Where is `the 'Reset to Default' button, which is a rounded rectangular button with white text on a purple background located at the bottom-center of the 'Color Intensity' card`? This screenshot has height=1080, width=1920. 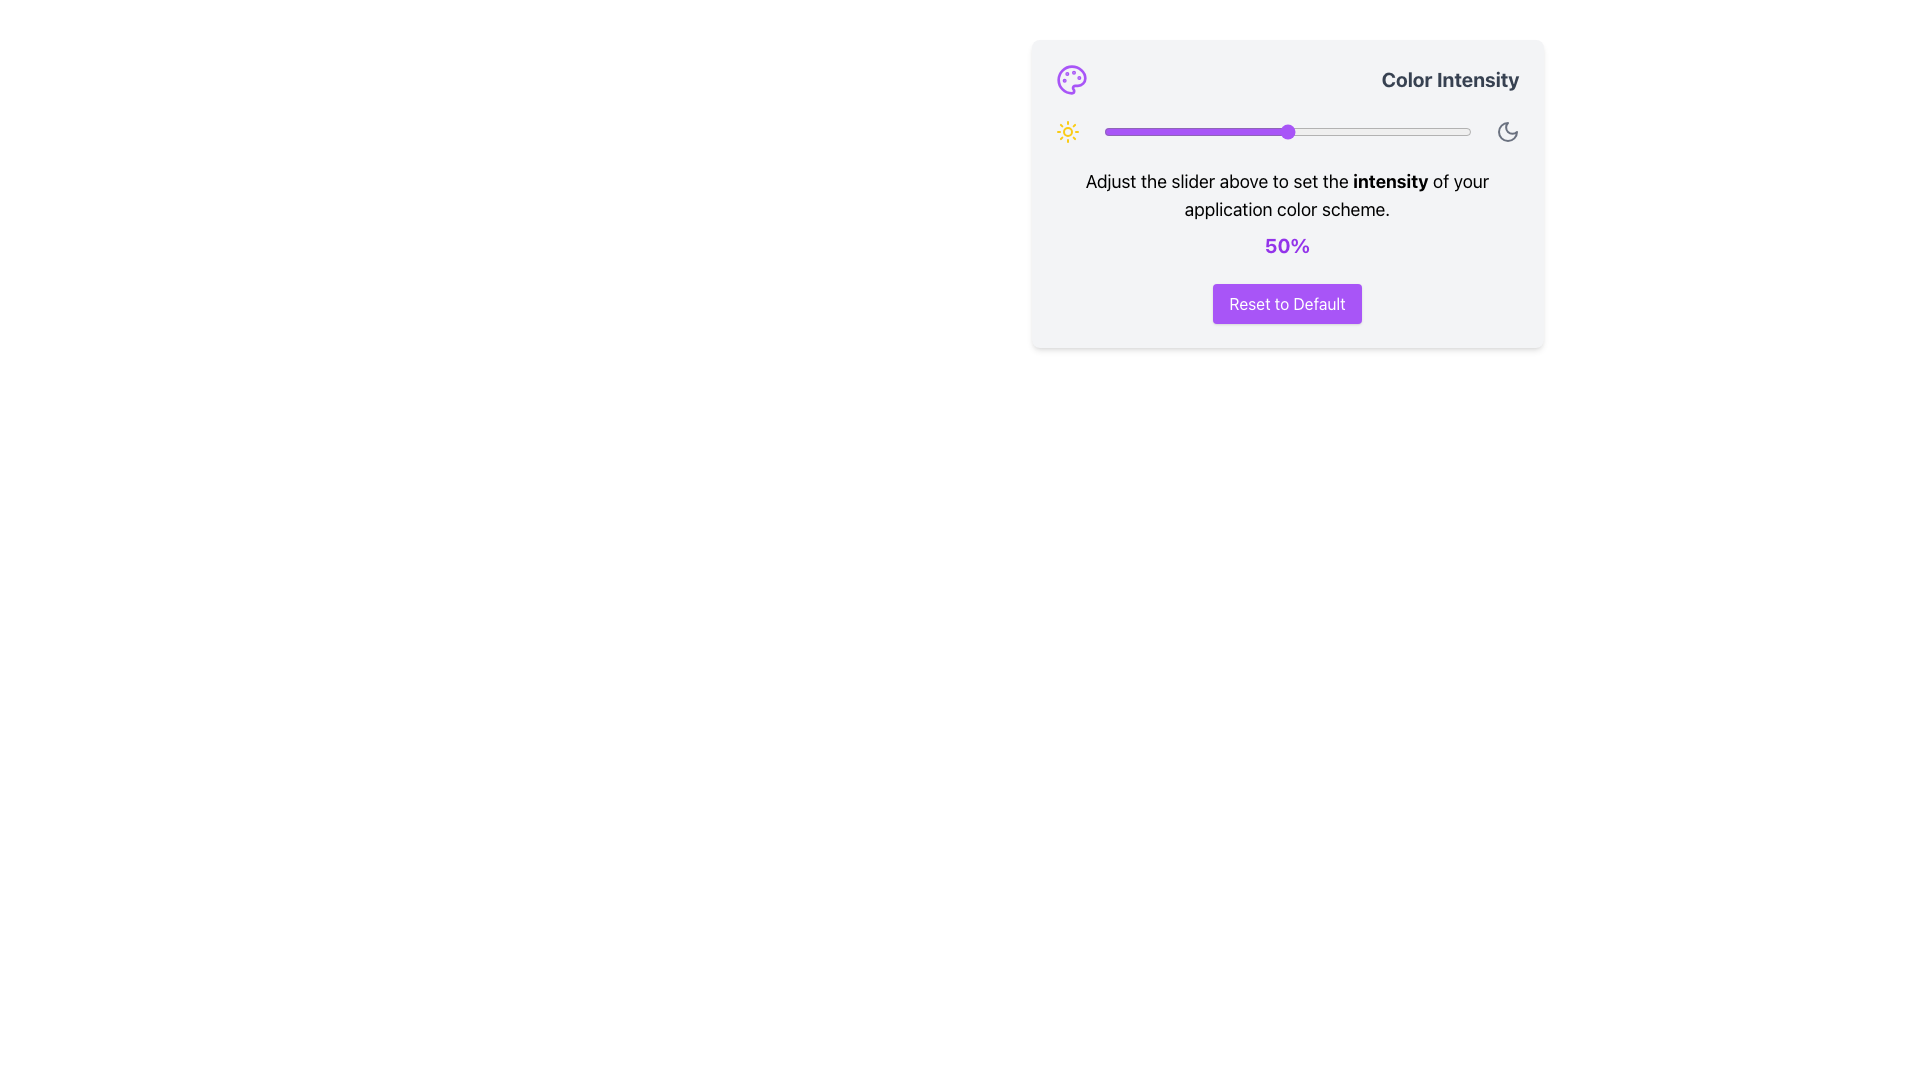
the 'Reset to Default' button, which is a rounded rectangular button with white text on a purple background located at the bottom-center of the 'Color Intensity' card is located at coordinates (1287, 304).